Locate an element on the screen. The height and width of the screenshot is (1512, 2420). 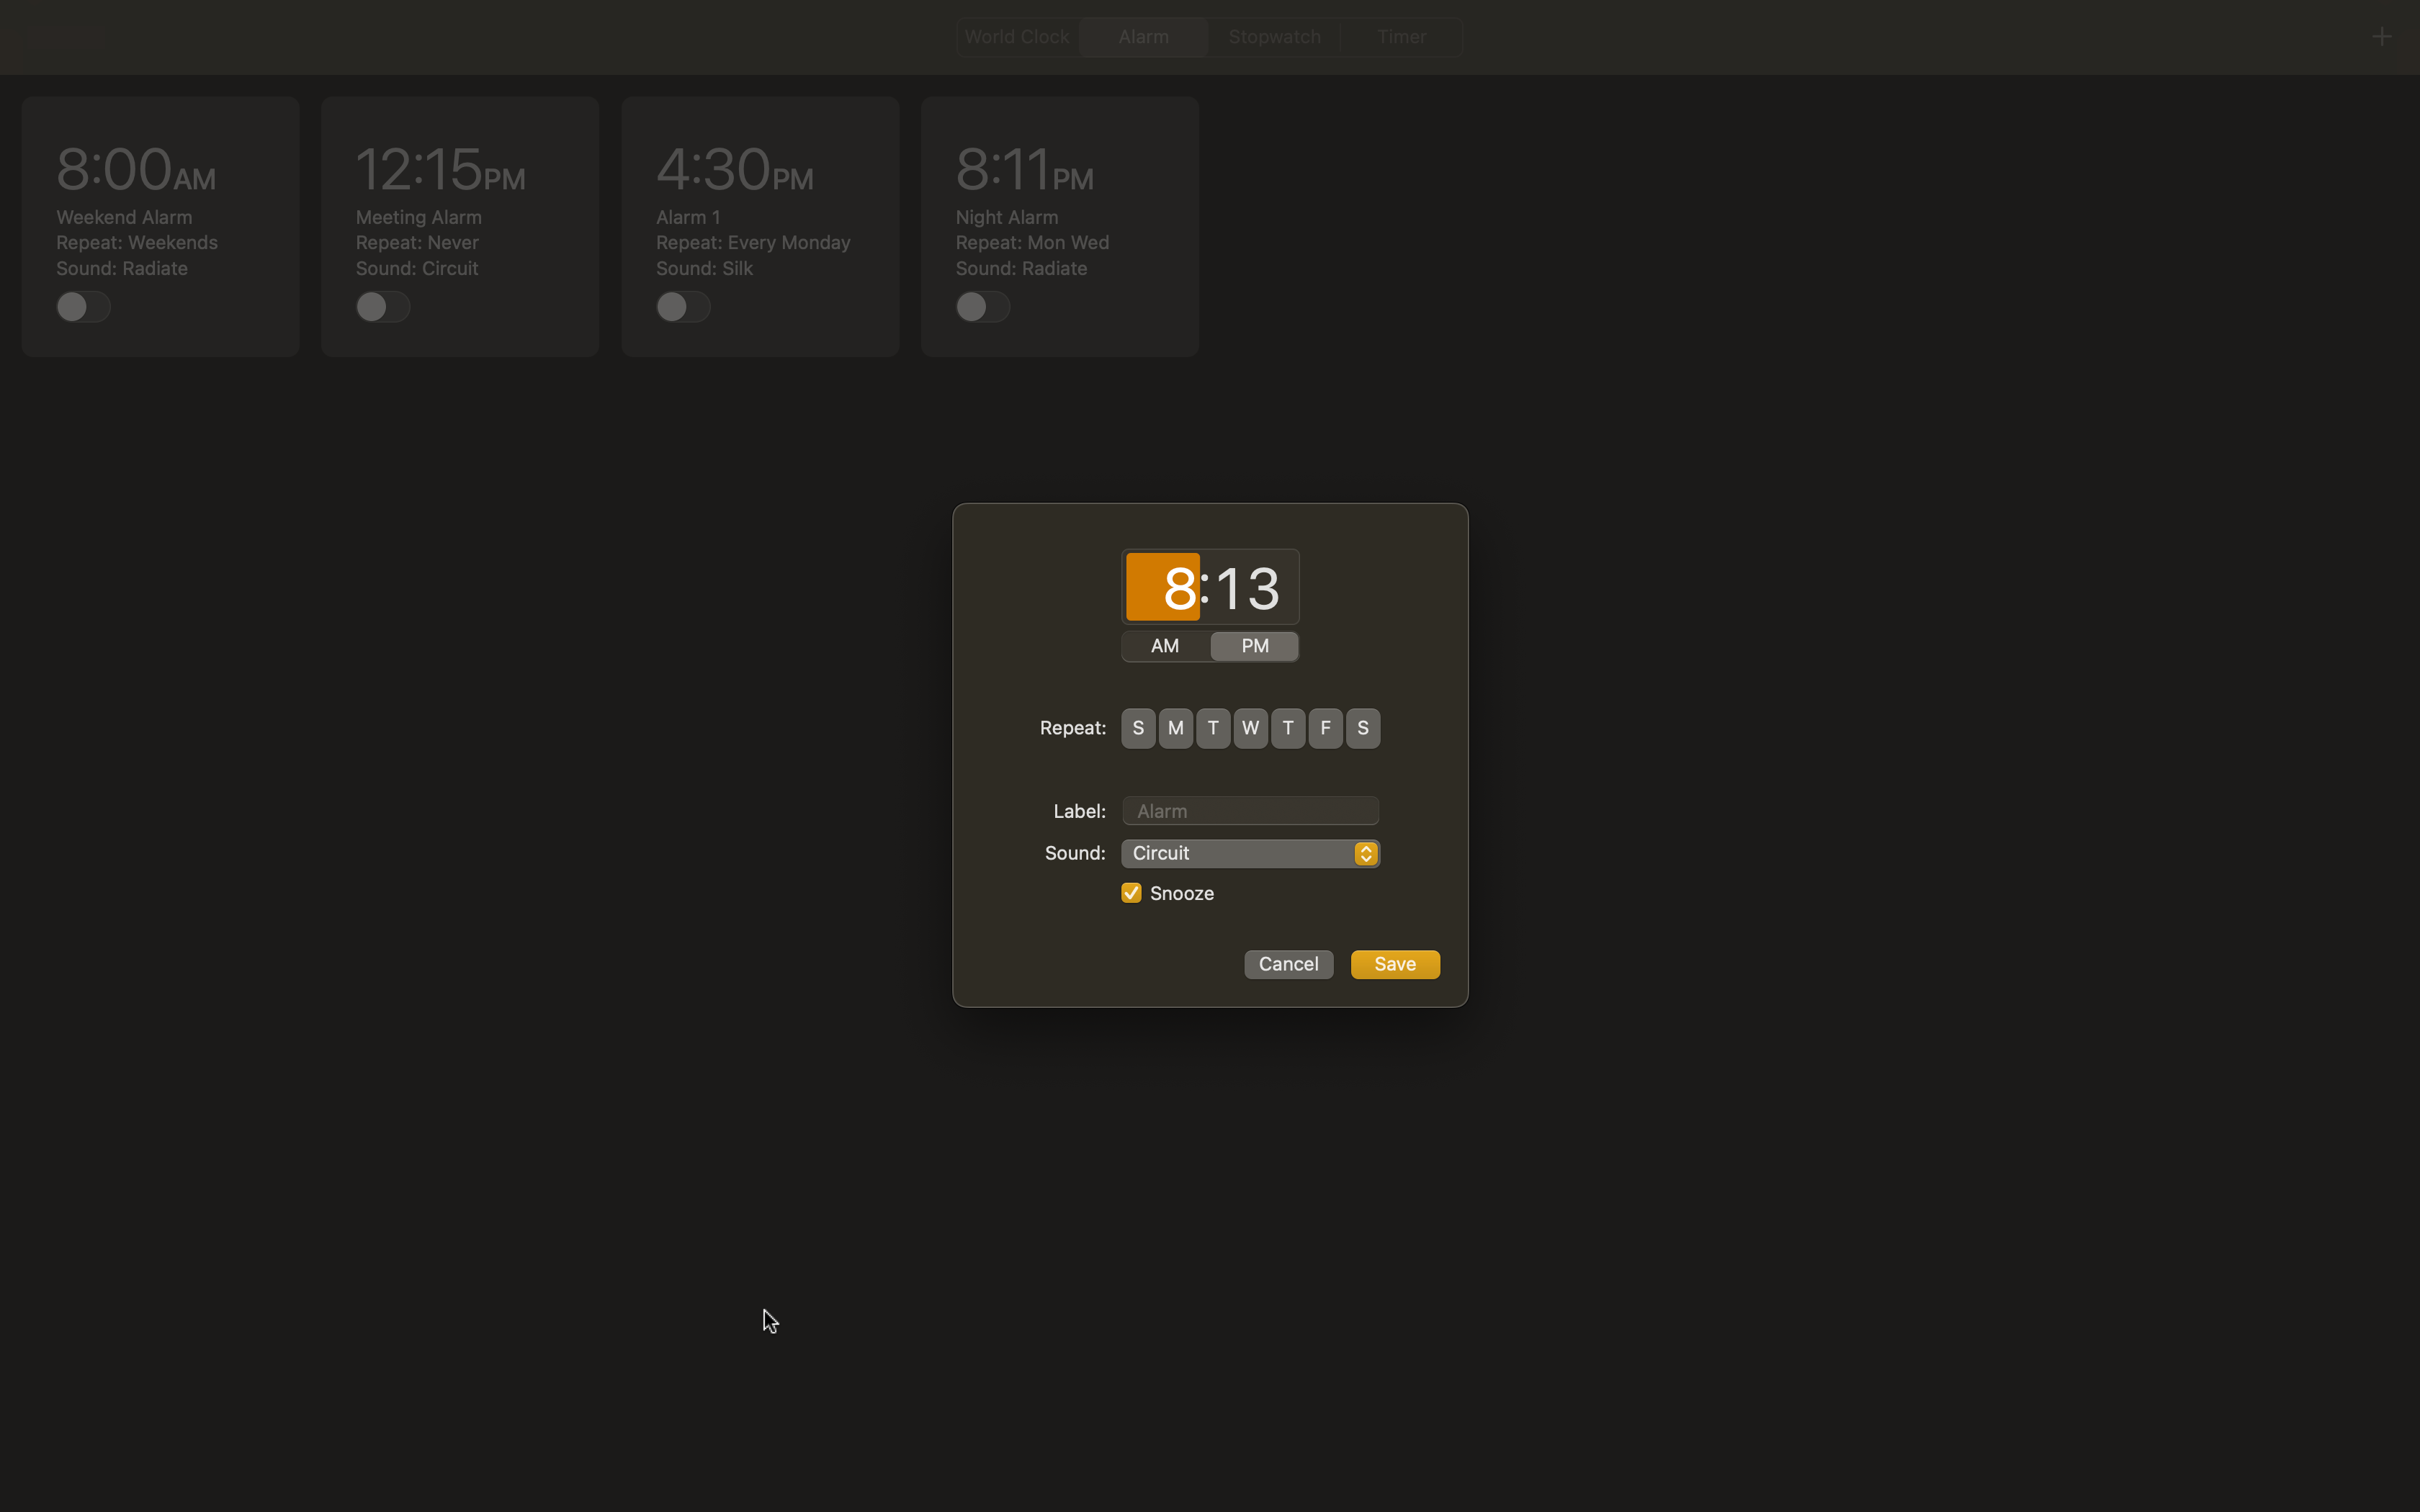
Program the time with hour as 7 and minutes as 45 is located at coordinates (1162, 588).